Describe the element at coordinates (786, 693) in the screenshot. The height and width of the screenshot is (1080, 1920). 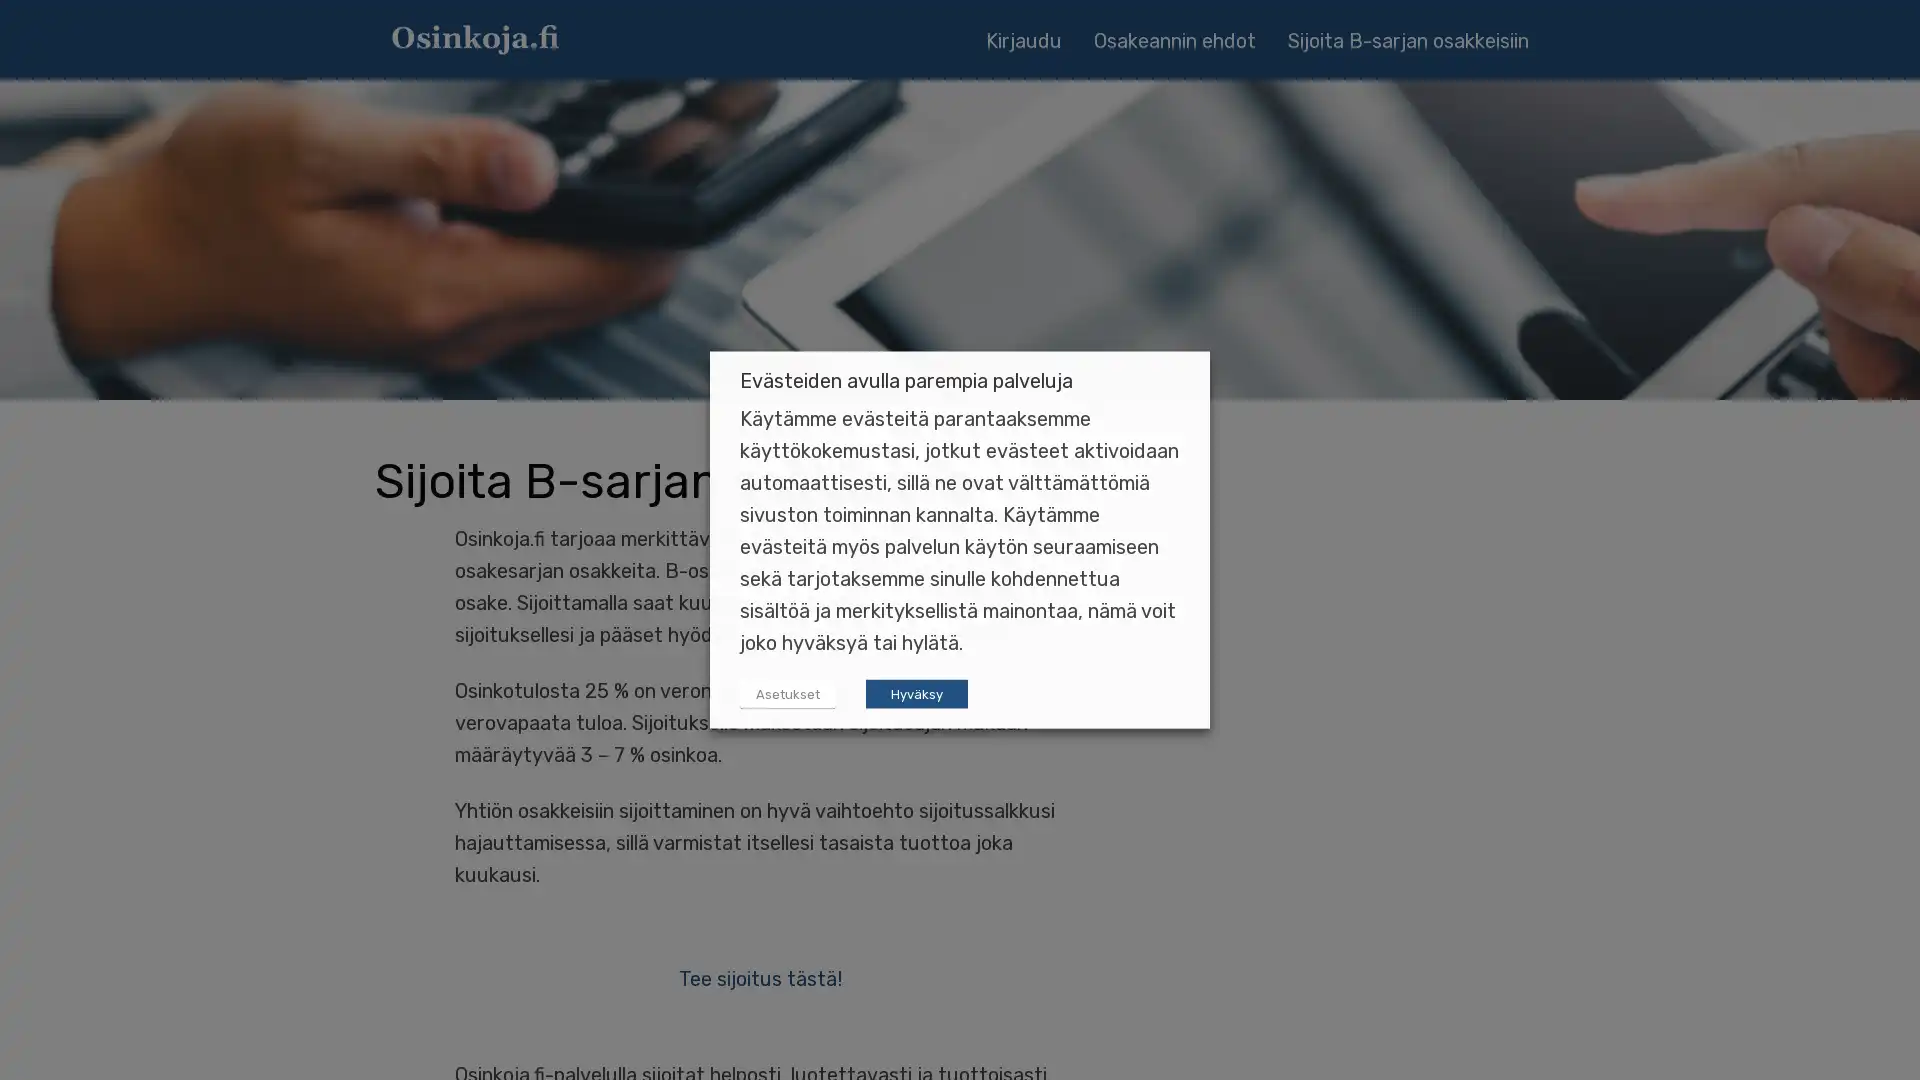
I see `Asetukset` at that location.